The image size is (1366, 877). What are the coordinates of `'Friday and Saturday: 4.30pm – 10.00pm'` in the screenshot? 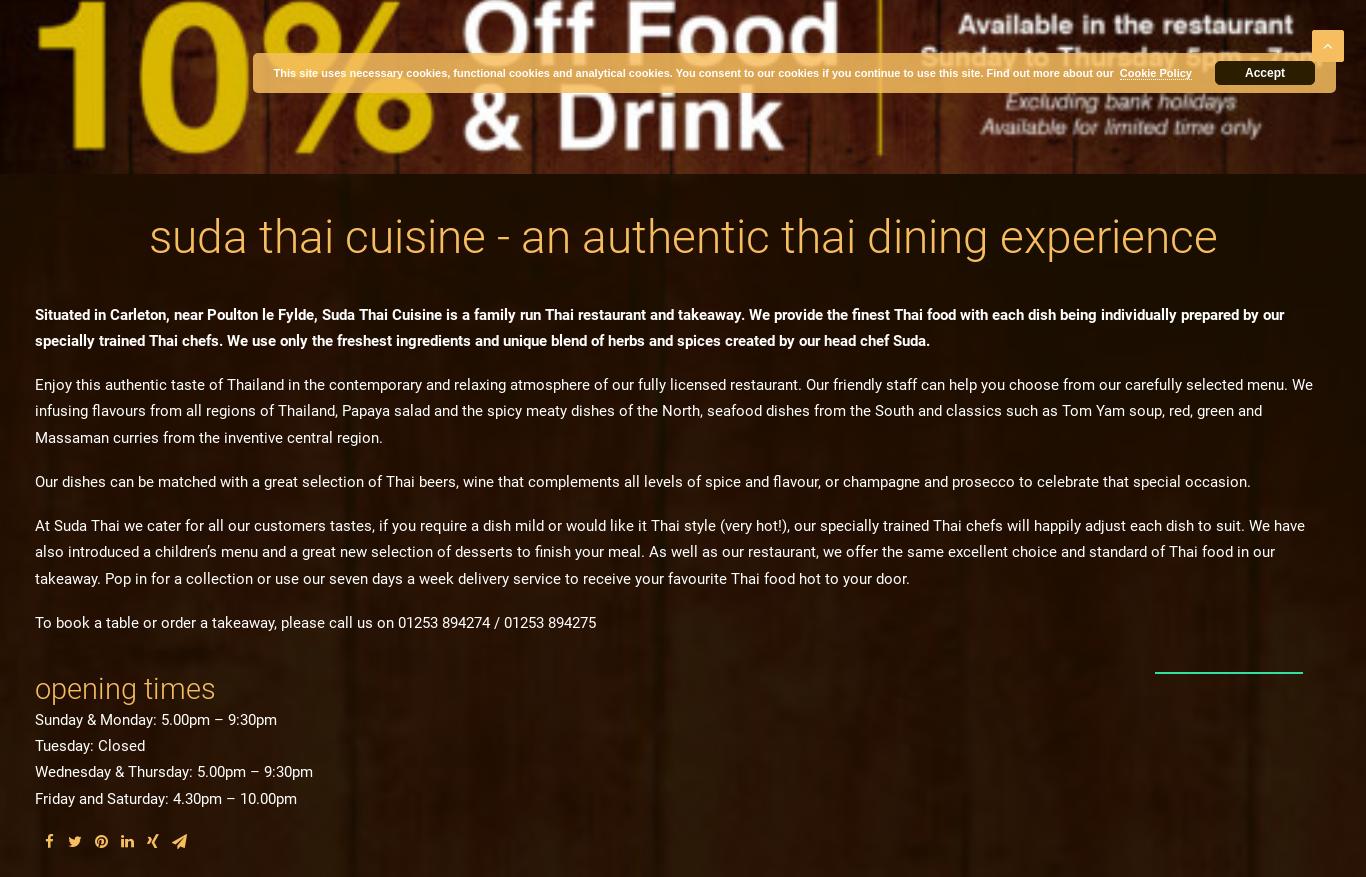 It's located at (164, 796).